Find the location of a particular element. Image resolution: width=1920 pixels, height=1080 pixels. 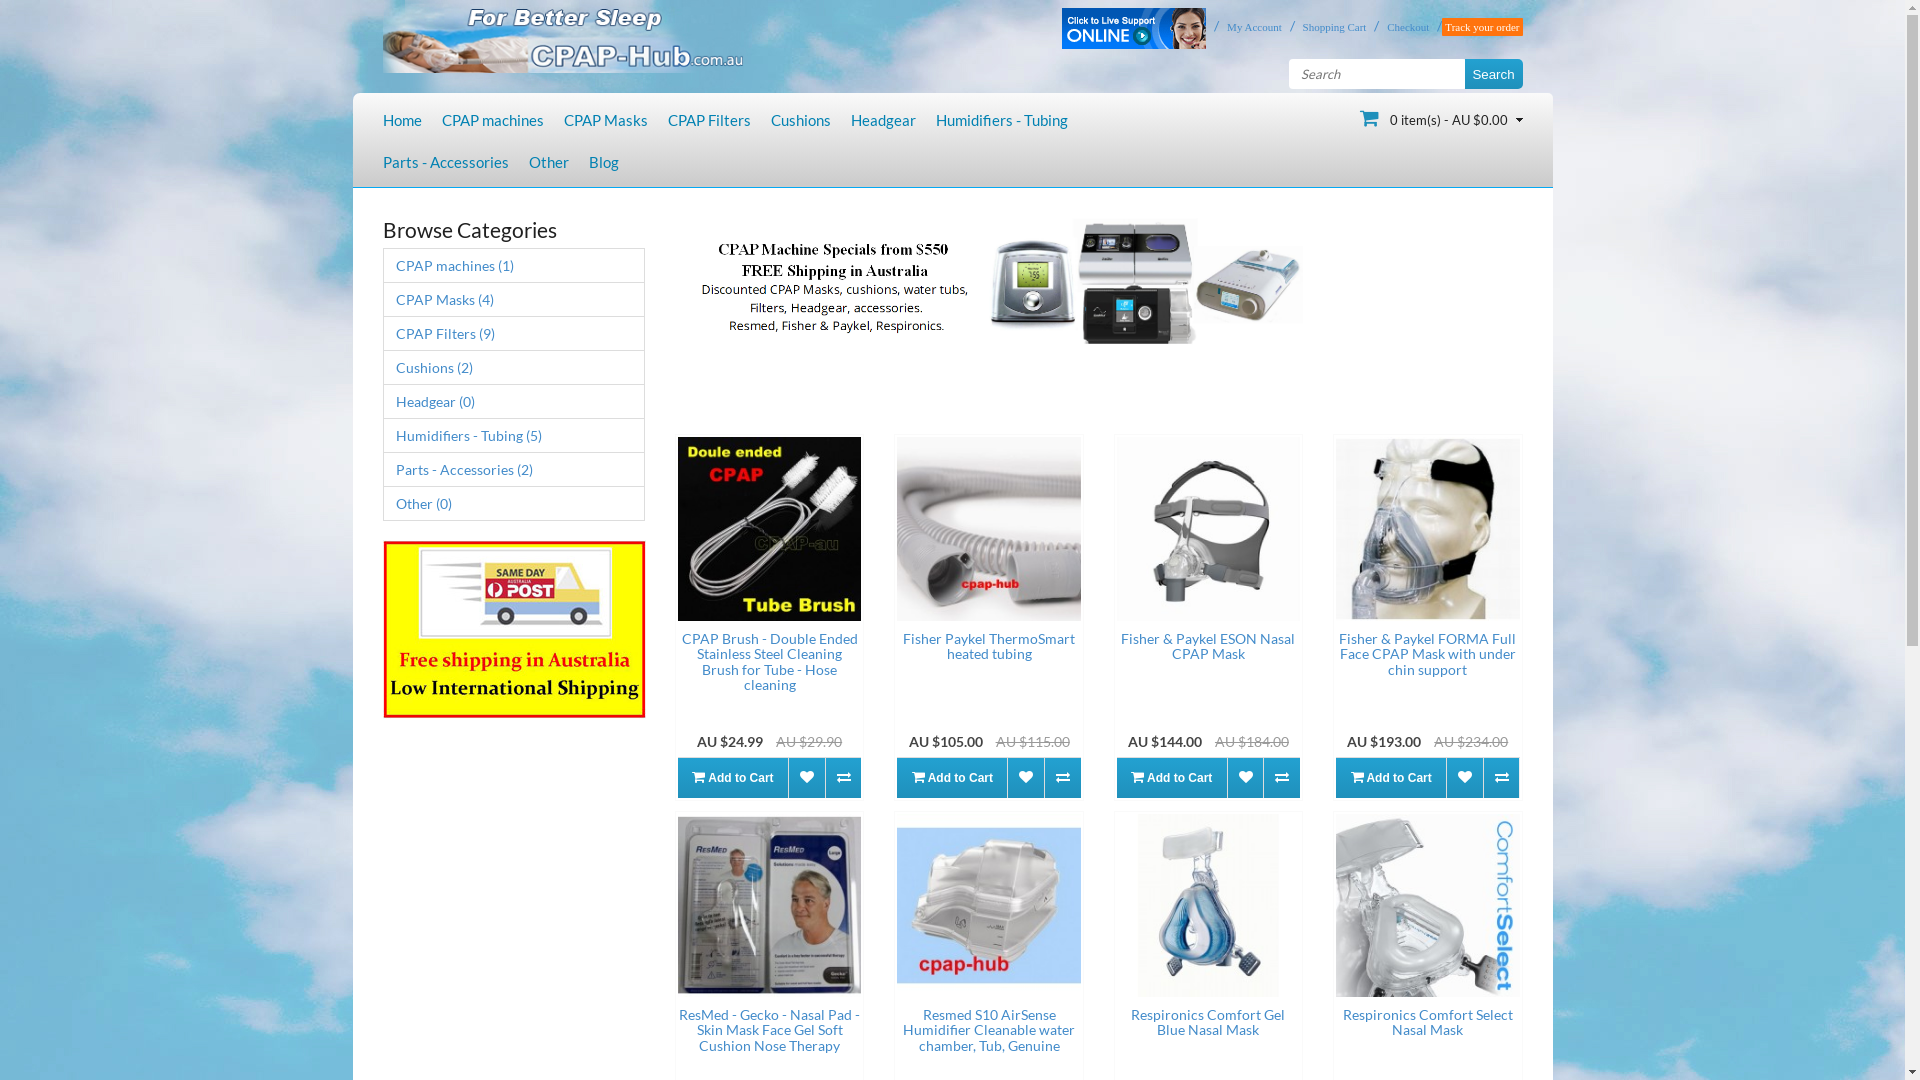

'CPAP machines (1)' is located at coordinates (513, 264).